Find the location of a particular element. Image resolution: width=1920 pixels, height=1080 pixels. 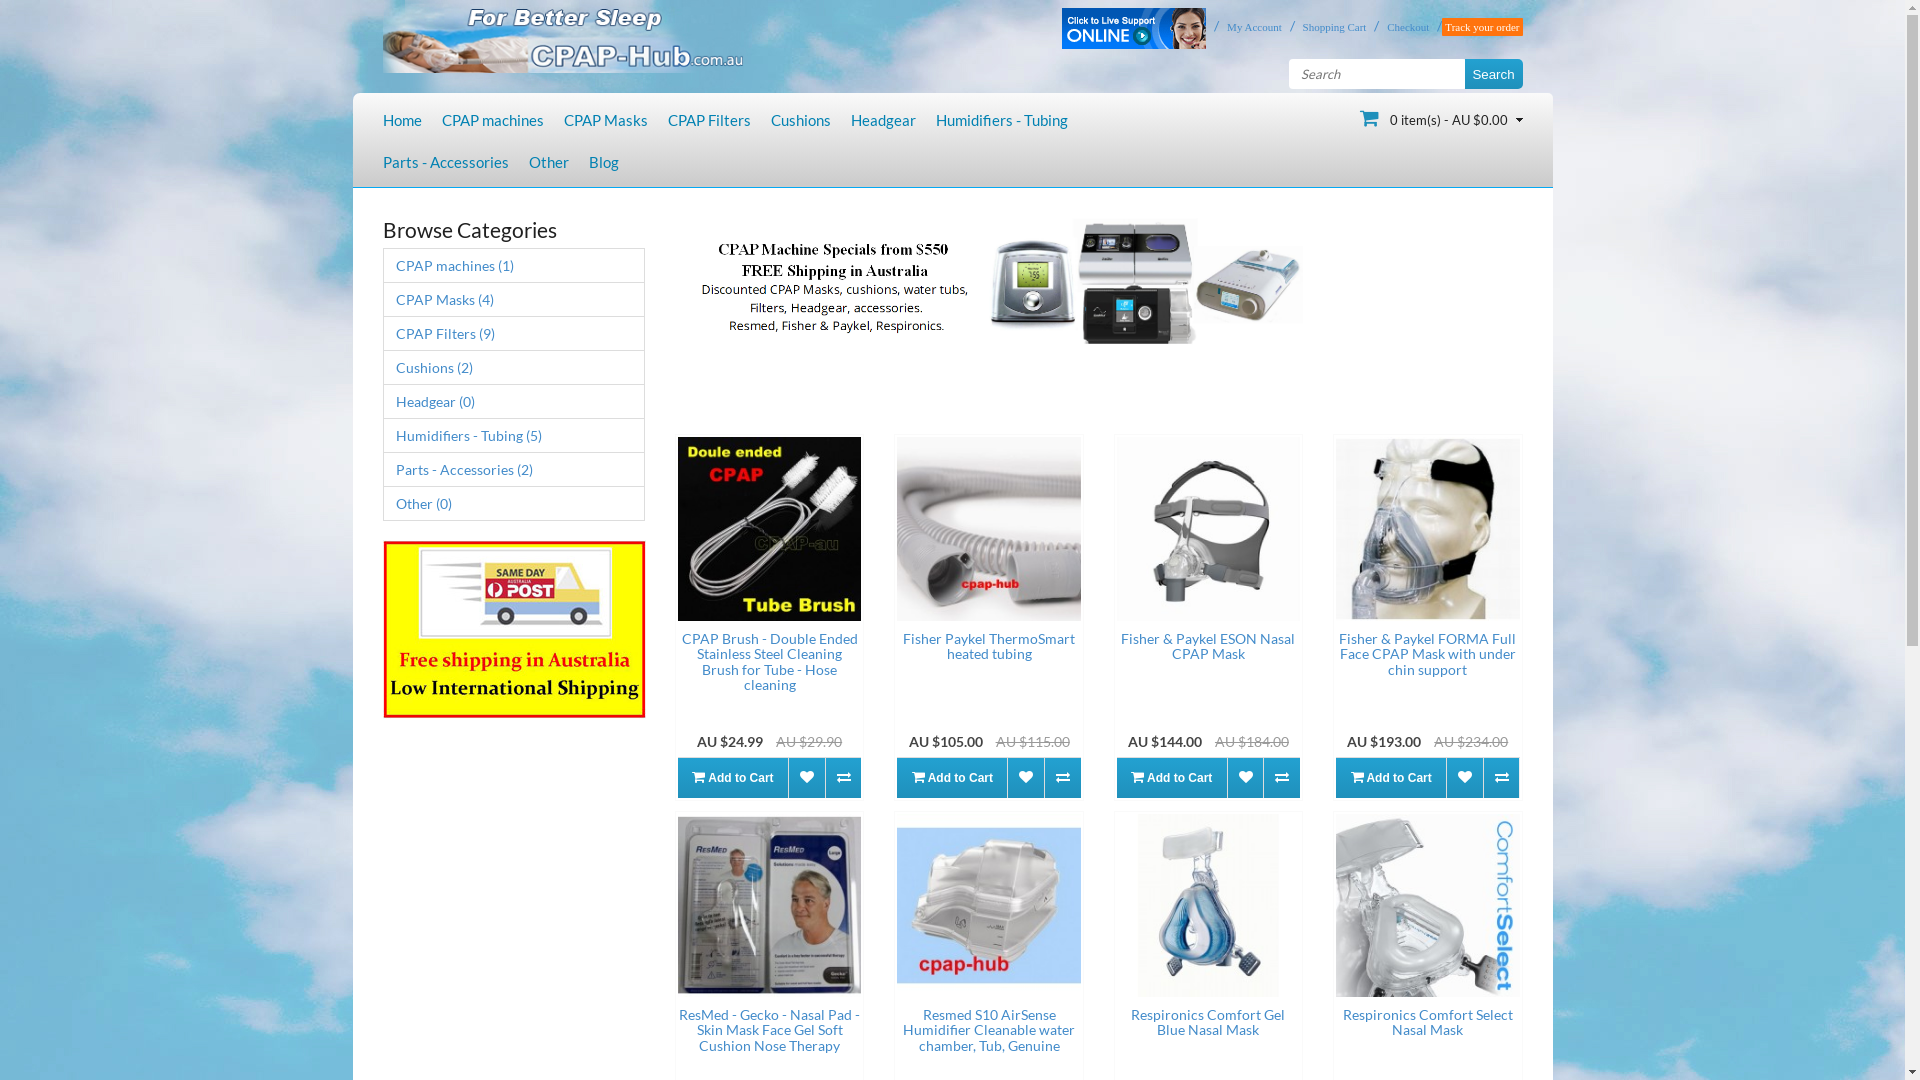

'CPAP machines (1)' is located at coordinates (513, 264).